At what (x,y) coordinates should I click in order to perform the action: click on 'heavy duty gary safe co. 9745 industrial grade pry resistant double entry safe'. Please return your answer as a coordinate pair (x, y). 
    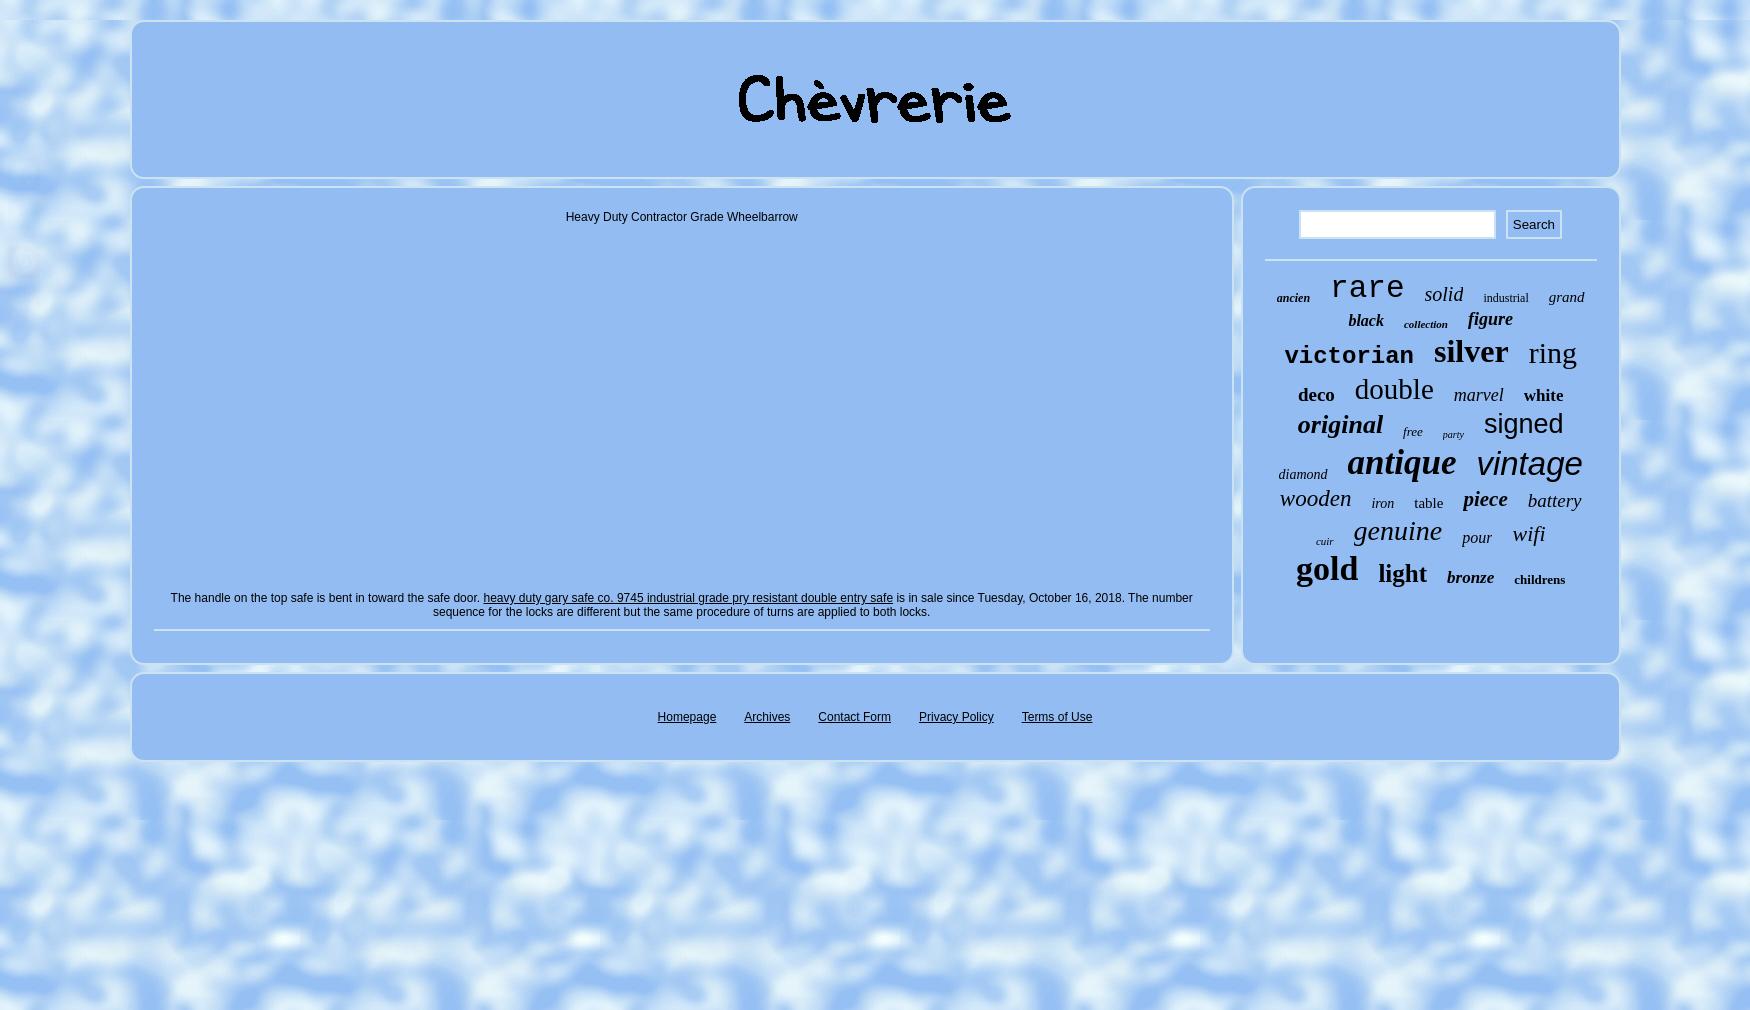
    Looking at the image, I should click on (686, 597).